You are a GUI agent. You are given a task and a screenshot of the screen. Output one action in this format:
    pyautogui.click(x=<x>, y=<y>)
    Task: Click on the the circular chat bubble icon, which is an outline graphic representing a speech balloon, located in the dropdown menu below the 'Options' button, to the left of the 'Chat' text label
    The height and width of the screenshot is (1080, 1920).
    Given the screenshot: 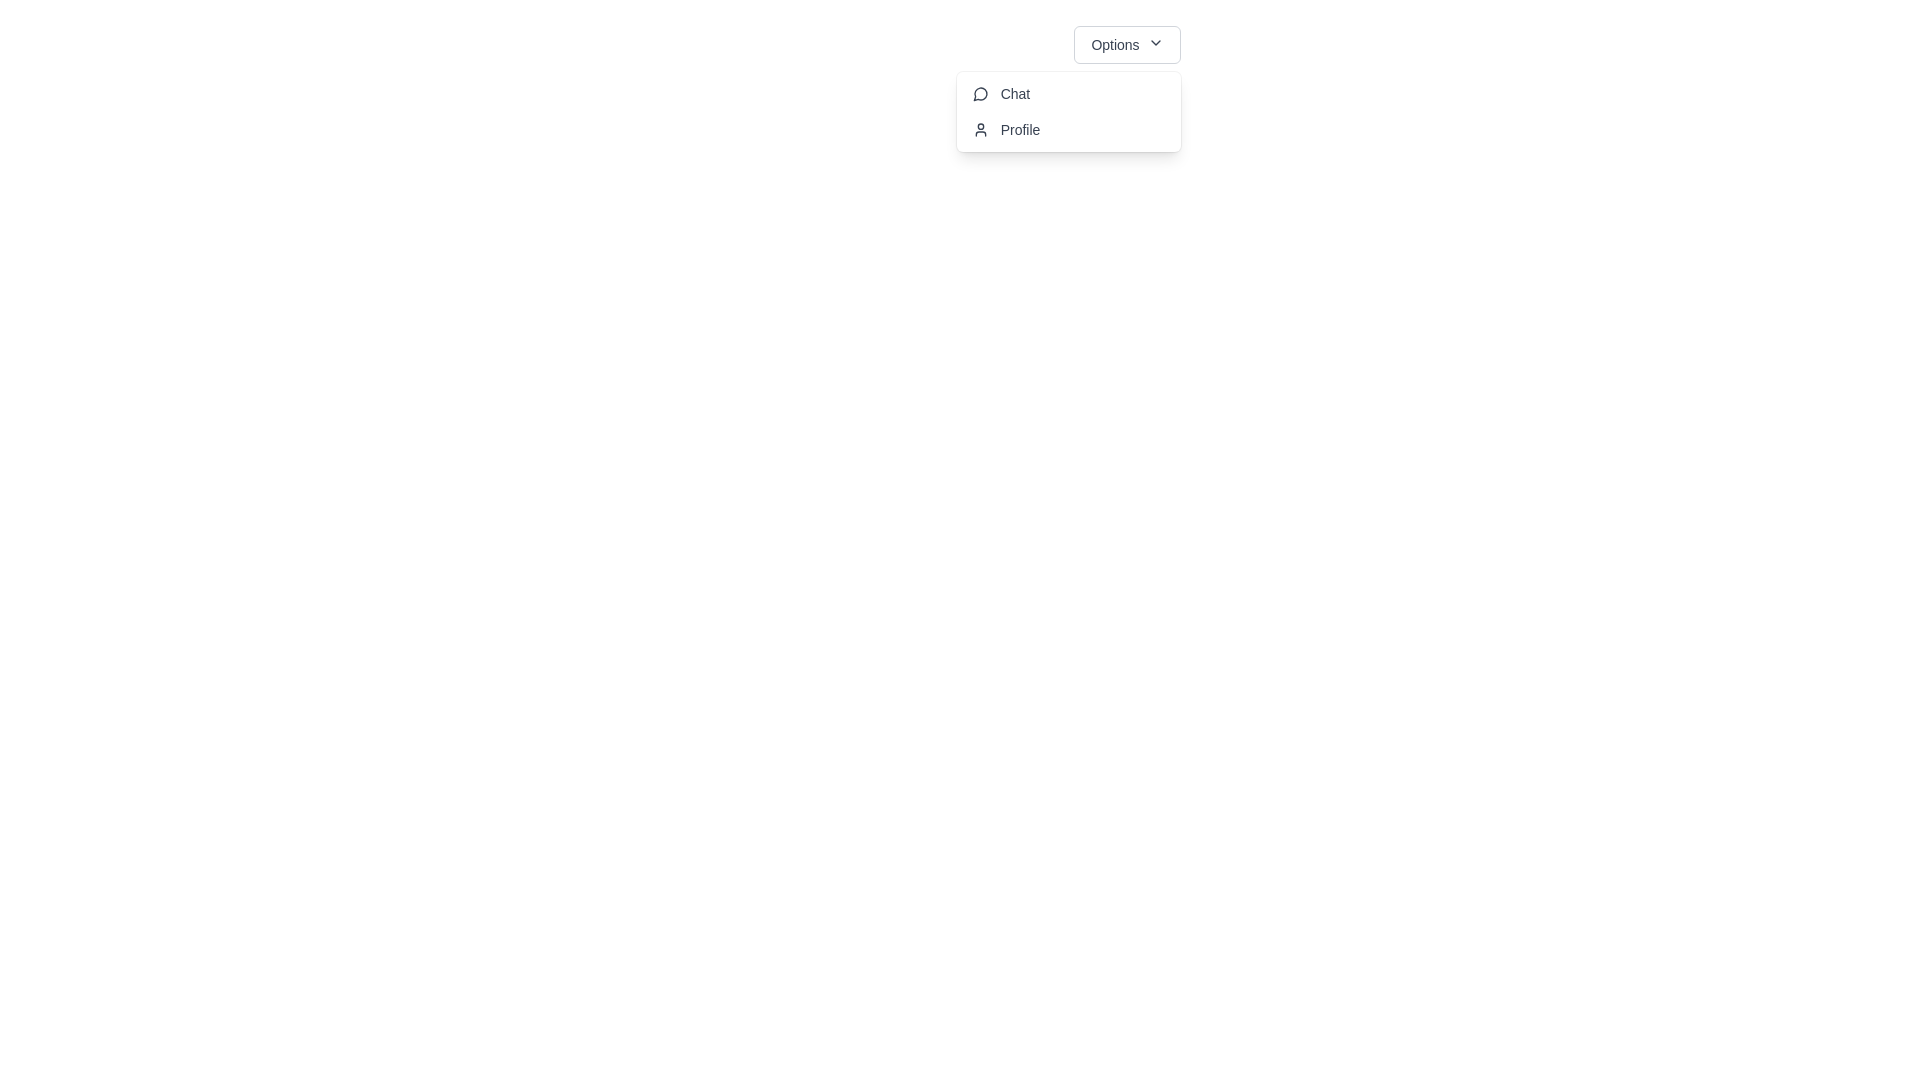 What is the action you would take?
    pyautogui.click(x=980, y=94)
    